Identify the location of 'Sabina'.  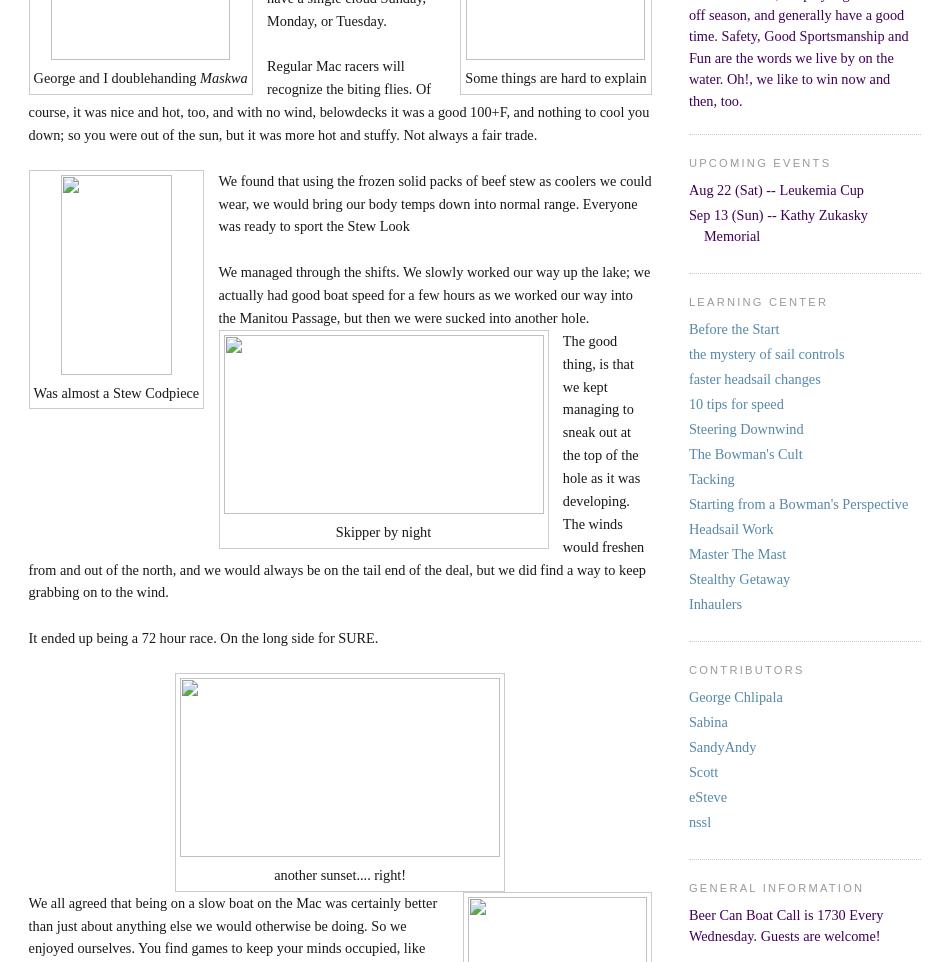
(707, 720).